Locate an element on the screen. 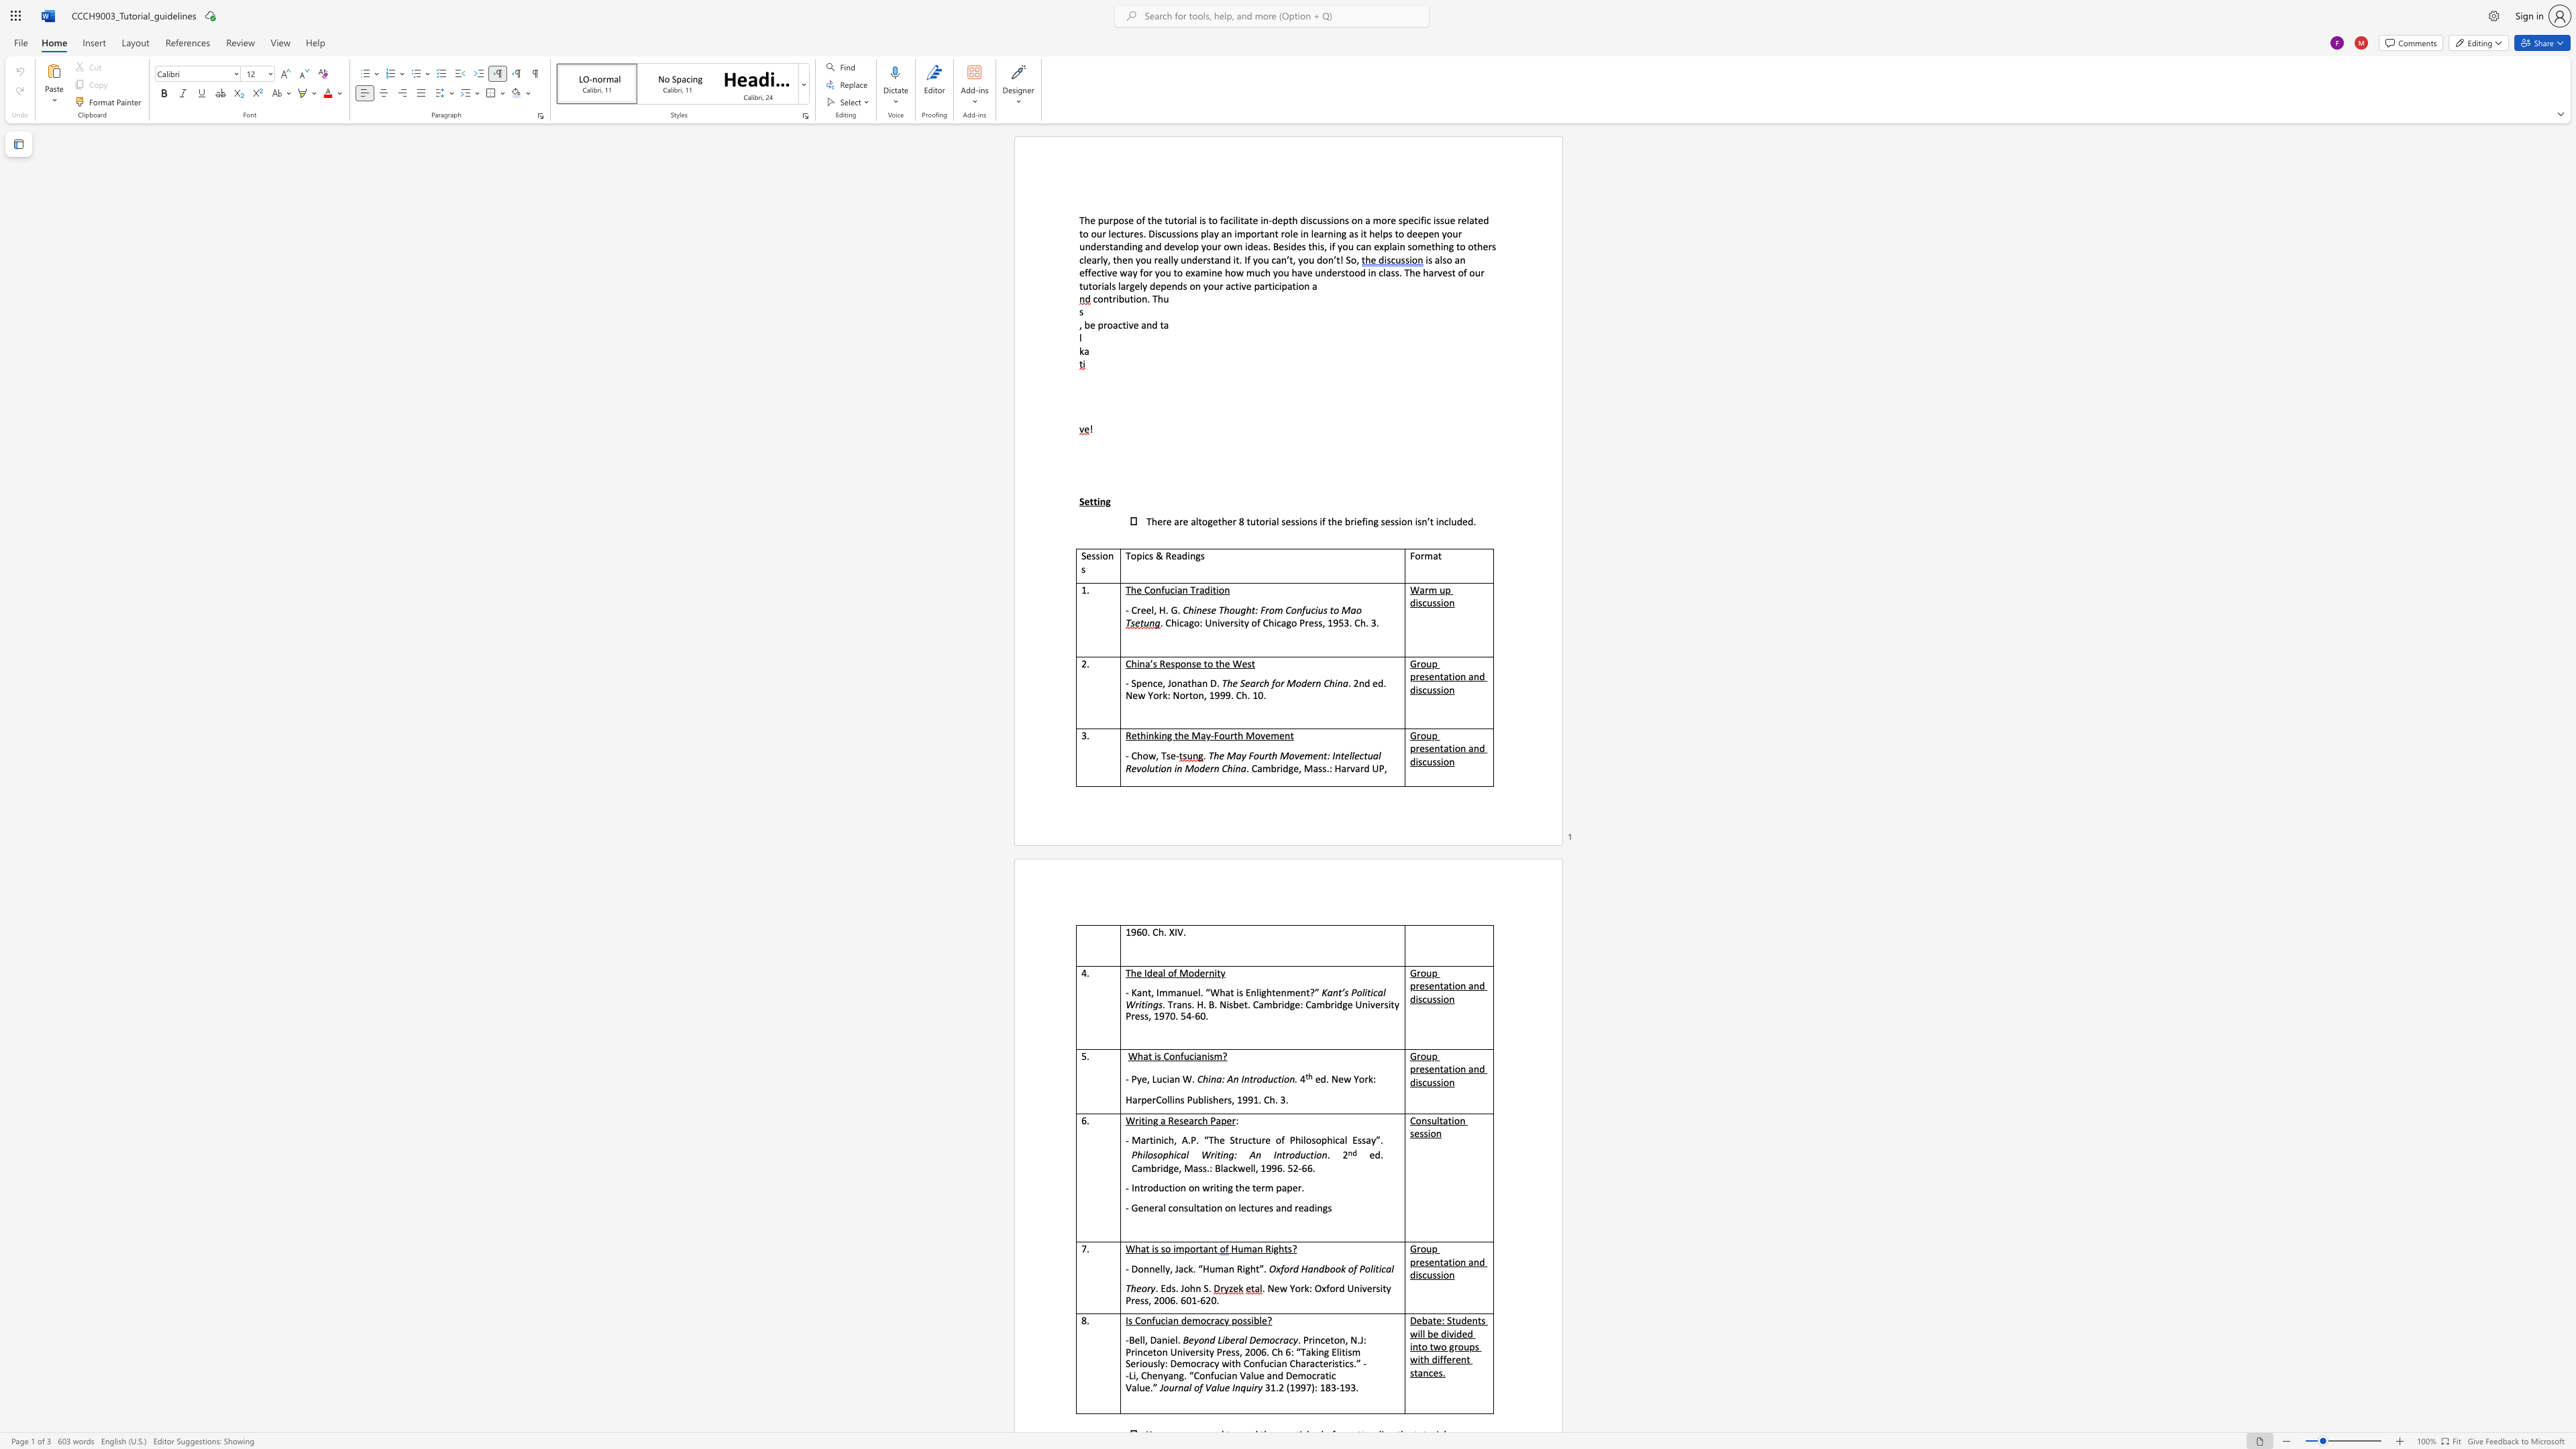  the subset text "s so i" within the text "What is so important" is located at coordinates (1153, 1248).